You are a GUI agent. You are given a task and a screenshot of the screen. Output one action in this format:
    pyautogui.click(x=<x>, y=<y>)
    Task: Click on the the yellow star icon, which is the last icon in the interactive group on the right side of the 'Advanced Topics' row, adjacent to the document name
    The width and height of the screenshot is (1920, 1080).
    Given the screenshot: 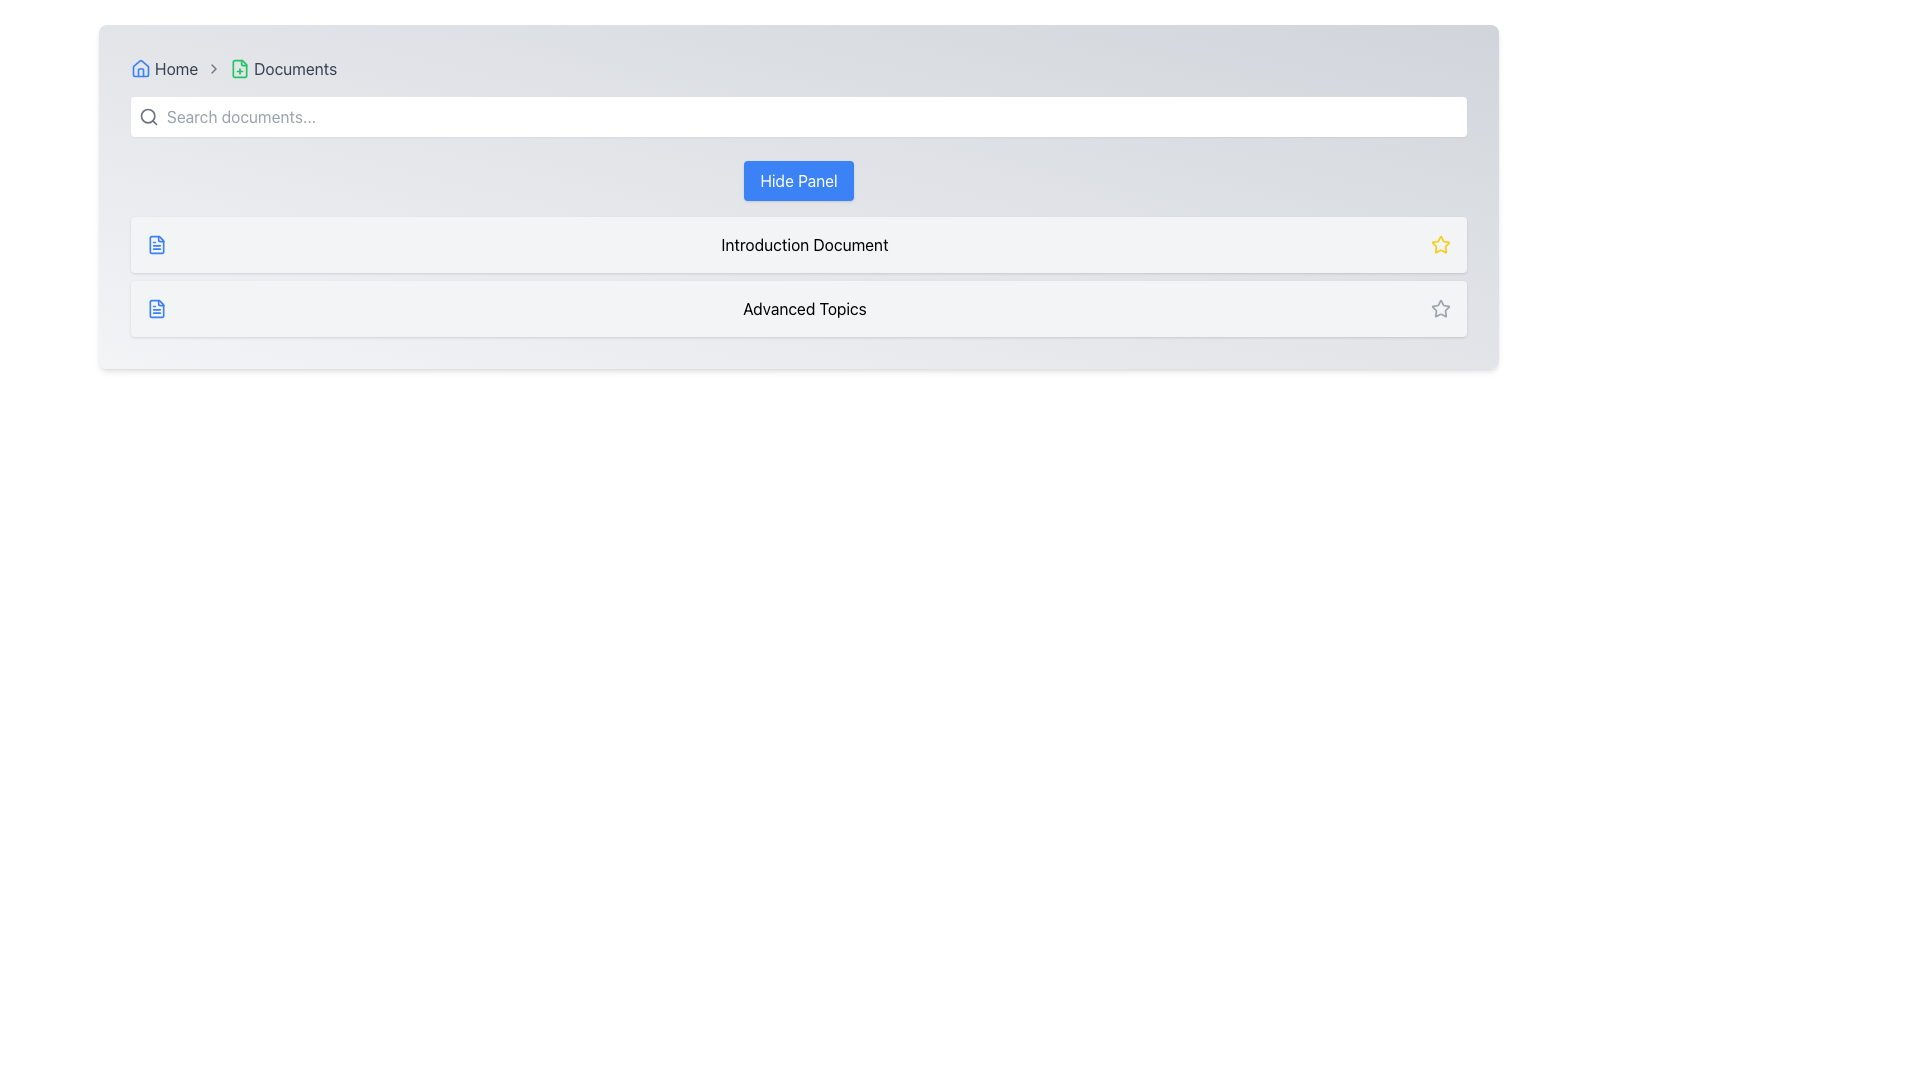 What is the action you would take?
    pyautogui.click(x=1440, y=242)
    